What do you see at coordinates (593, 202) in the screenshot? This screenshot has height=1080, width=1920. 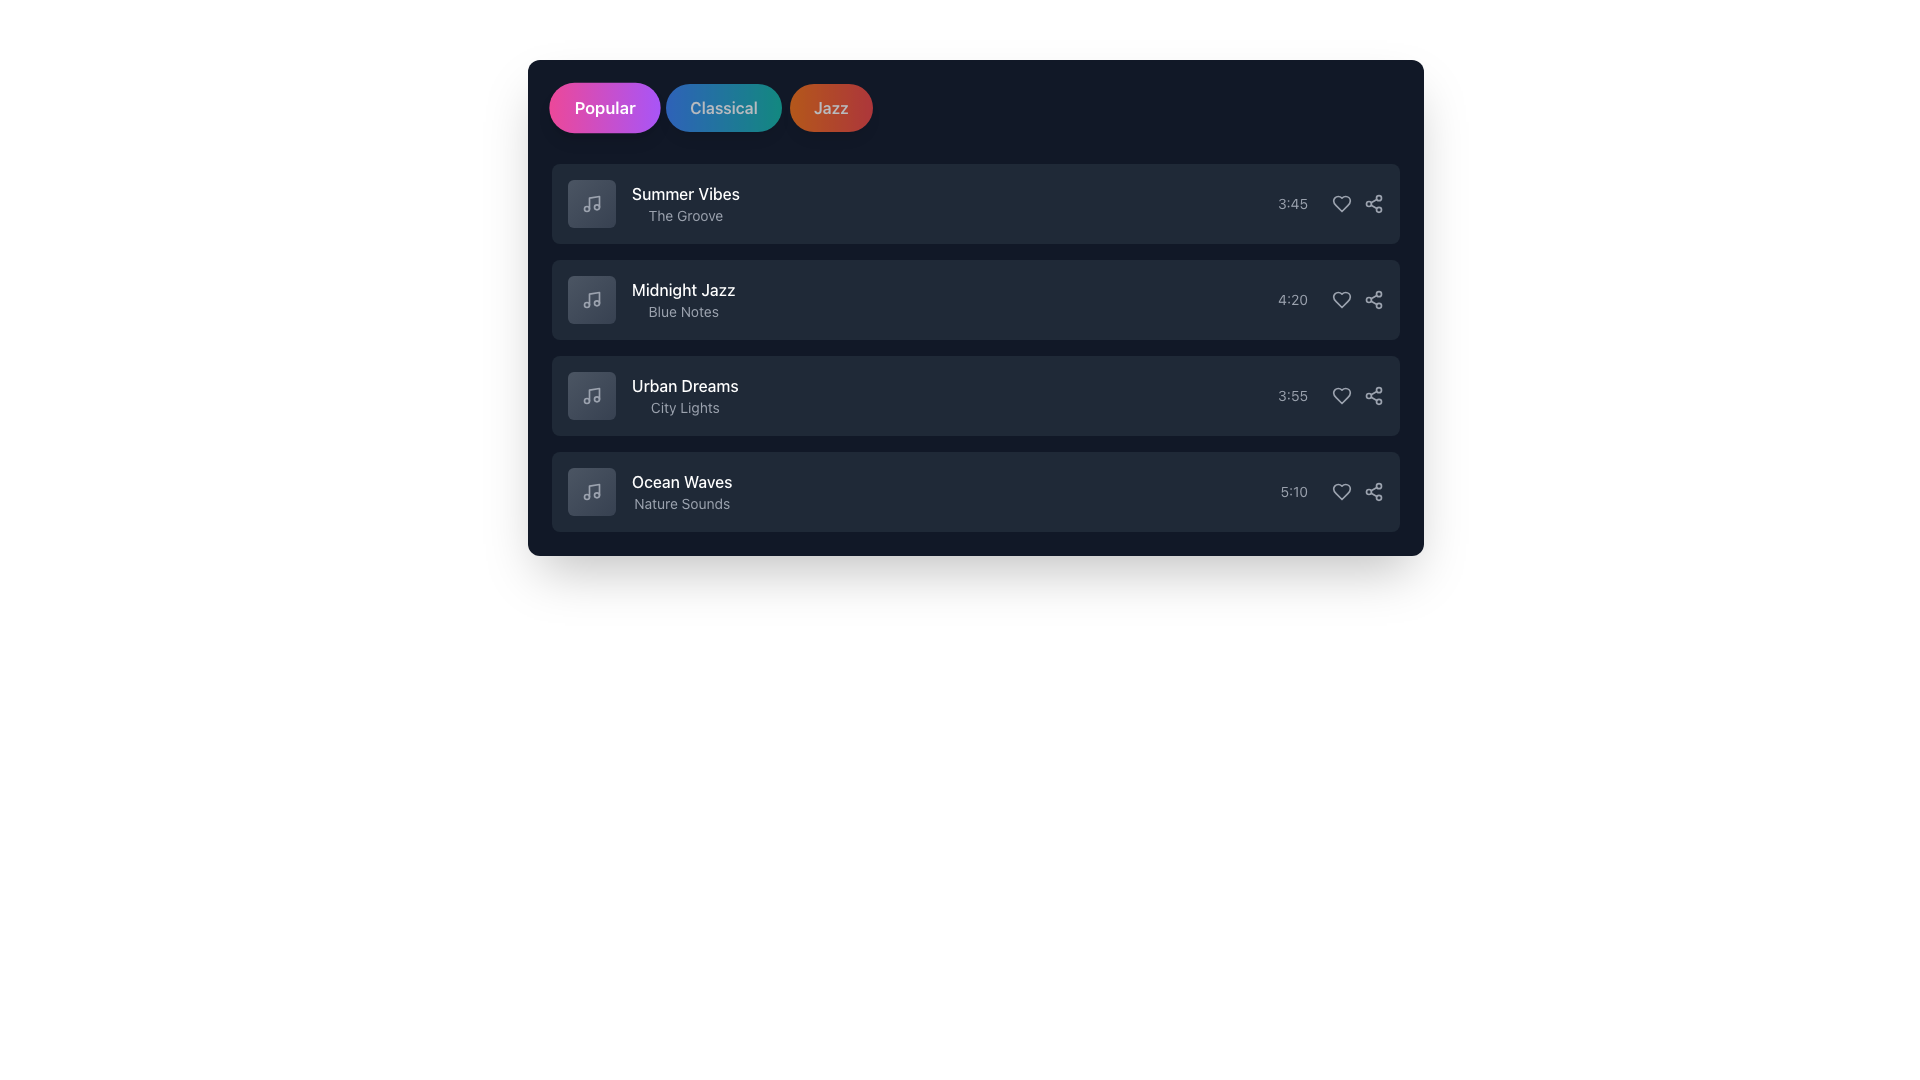 I see `the music icon located in the top-left corner of the 'Summer Vibes' row in the playlist, which symbolizes audio content` at bounding box center [593, 202].